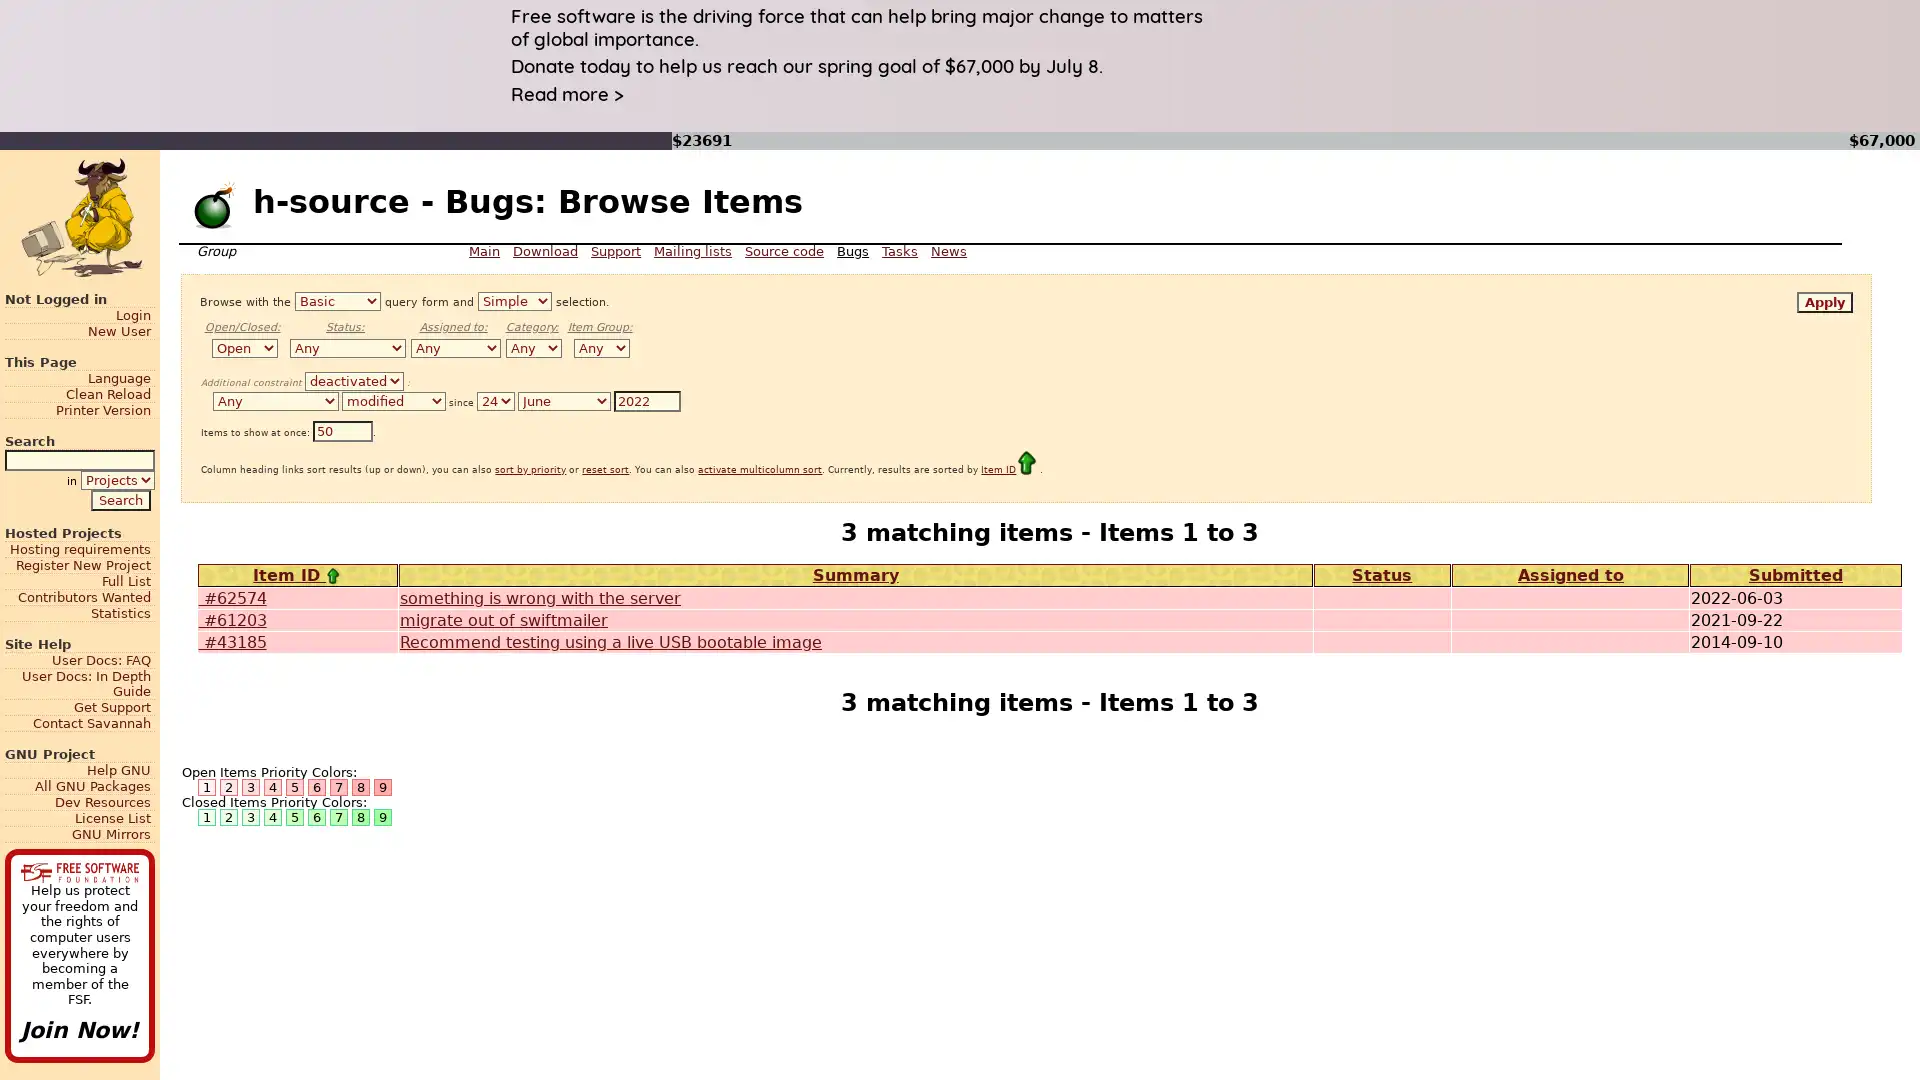 This screenshot has height=1080, width=1920. I want to click on Search, so click(119, 498).